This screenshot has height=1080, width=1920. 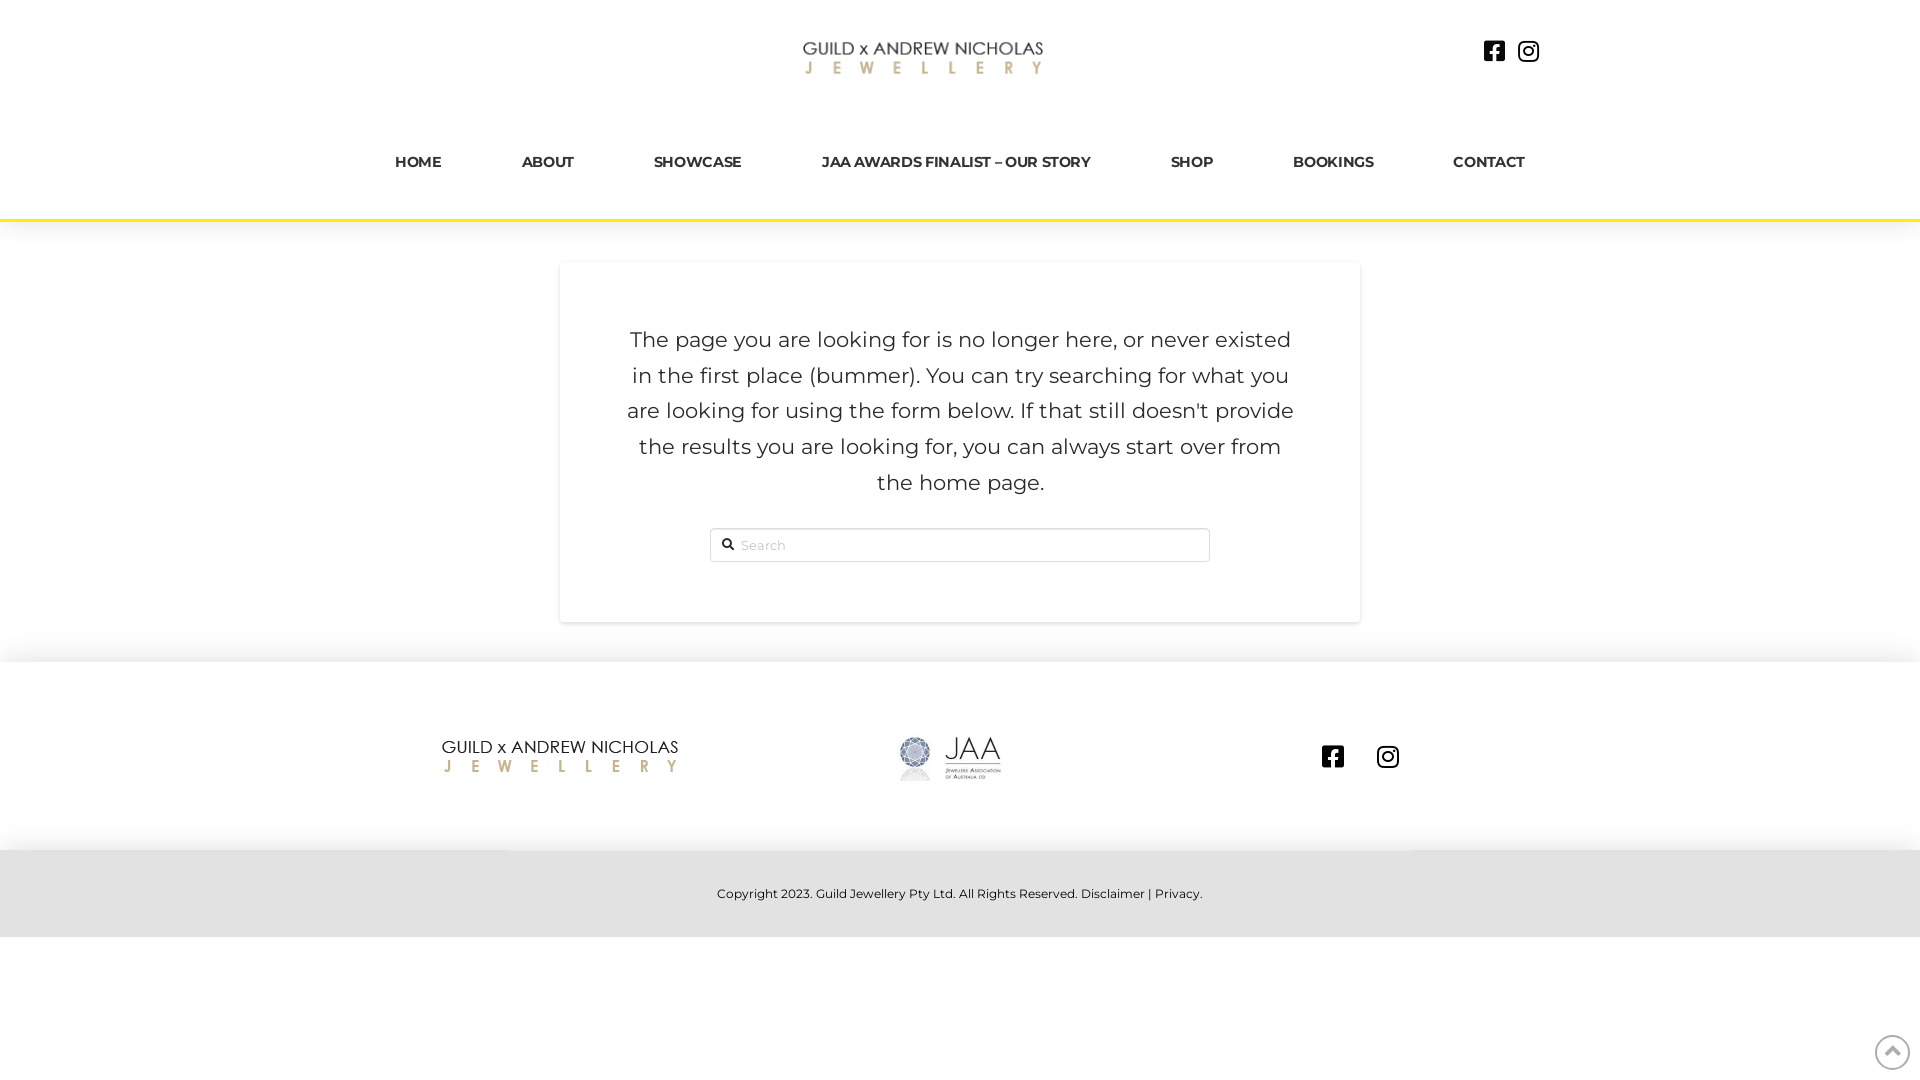 I want to click on 'ABOUT', so click(x=547, y=161).